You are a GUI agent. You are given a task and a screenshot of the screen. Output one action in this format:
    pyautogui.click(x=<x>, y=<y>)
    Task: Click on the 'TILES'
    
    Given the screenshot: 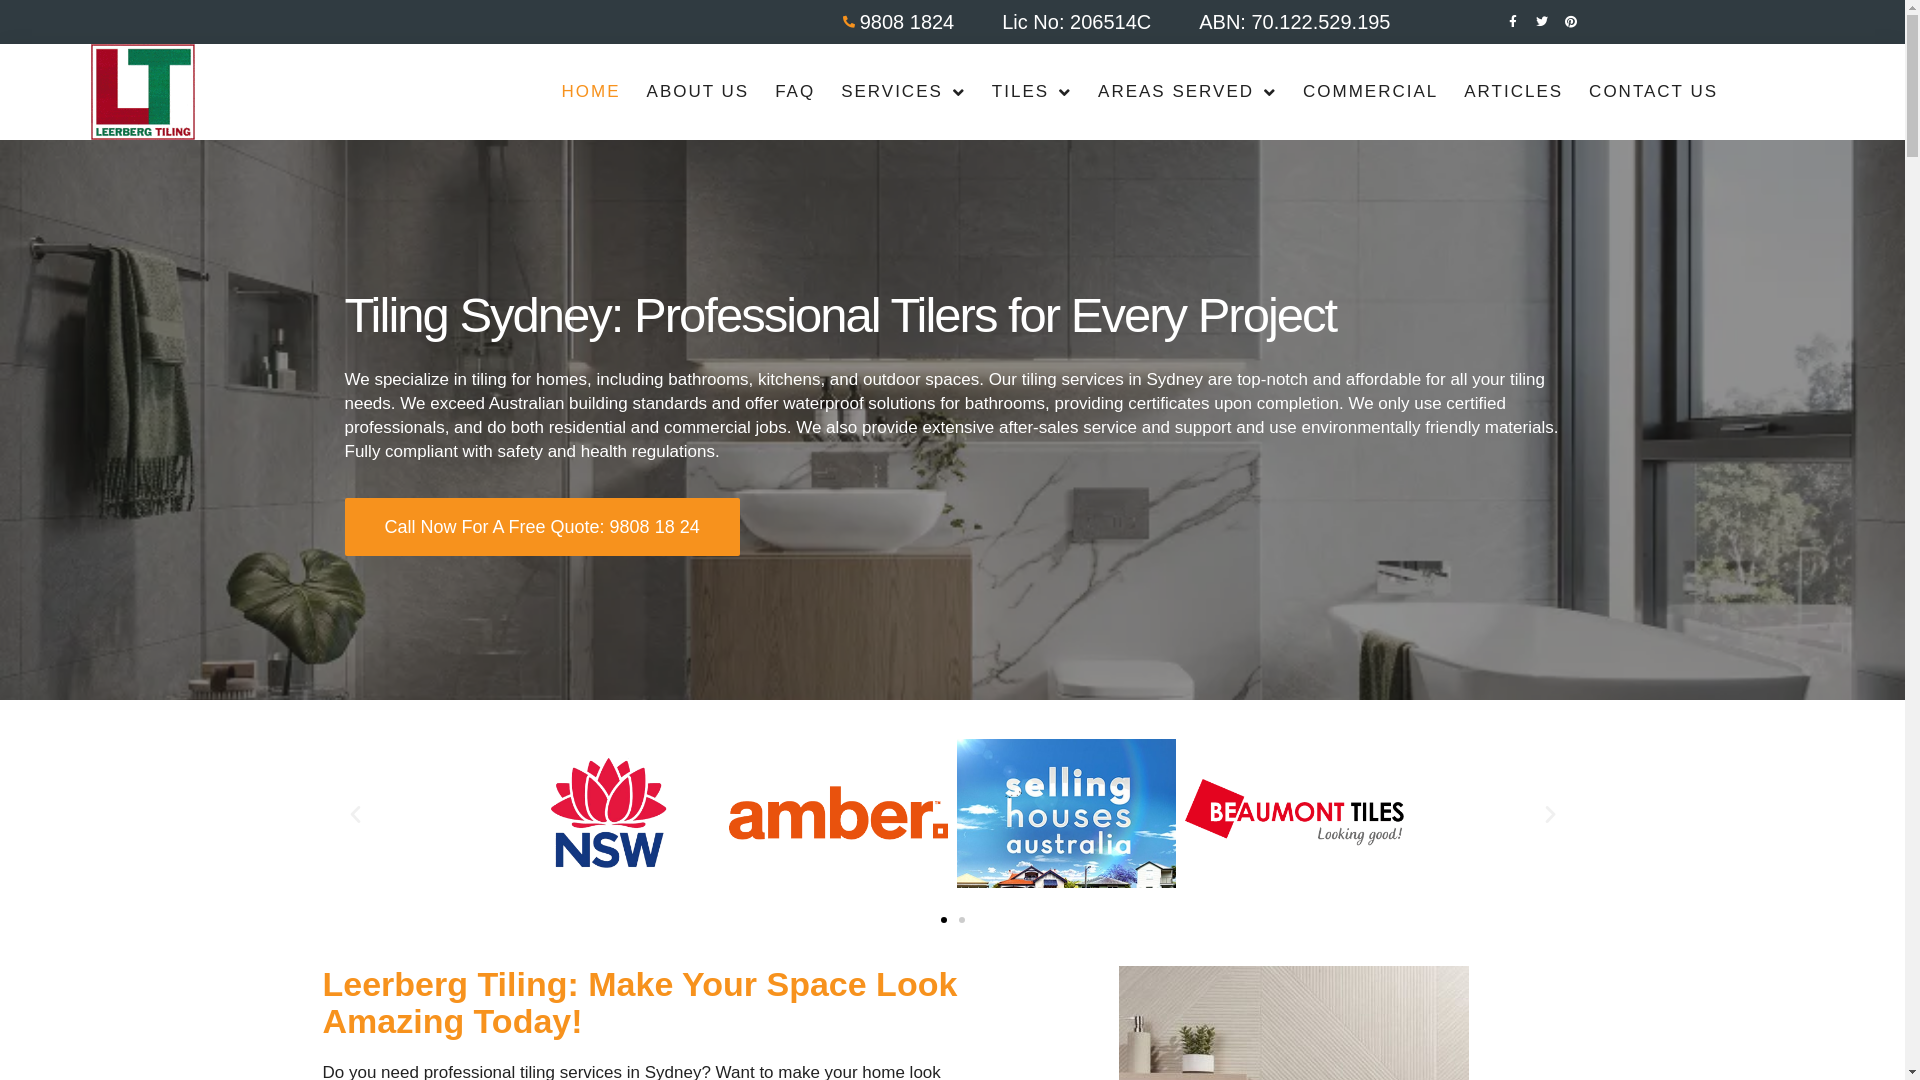 What is the action you would take?
    pyautogui.click(x=979, y=92)
    